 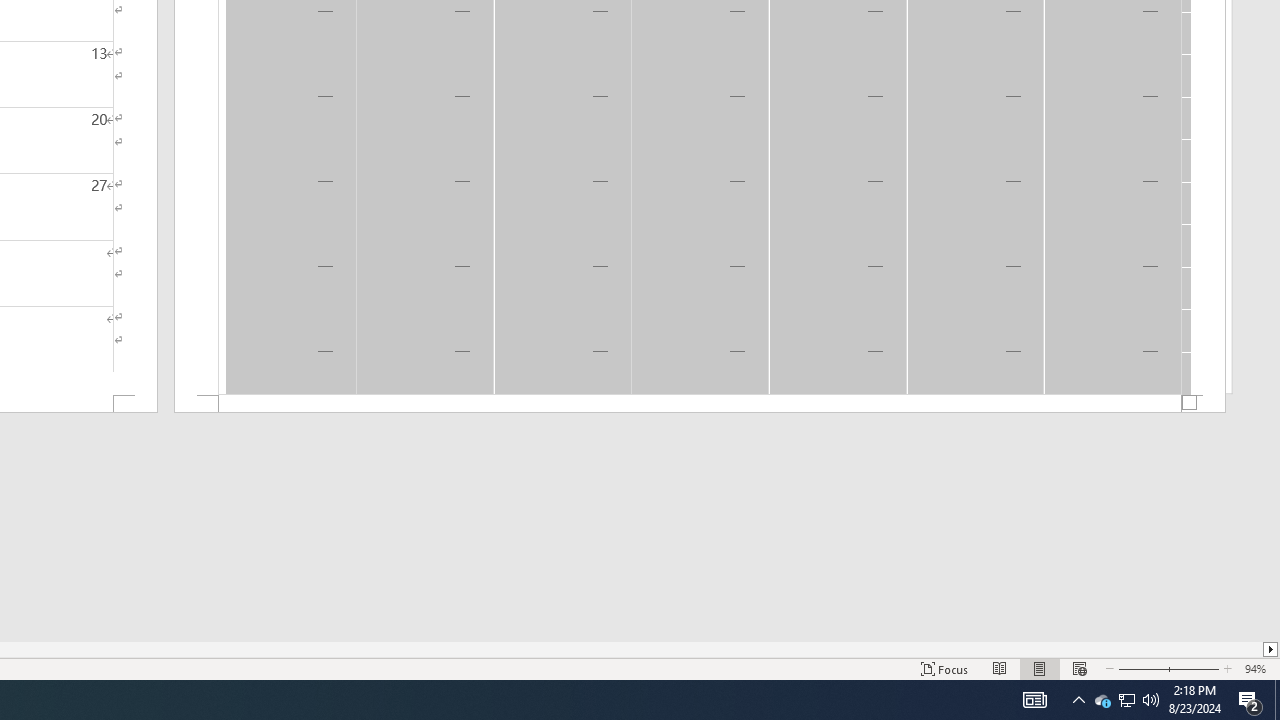 I want to click on 'Column right', so click(x=1270, y=649).